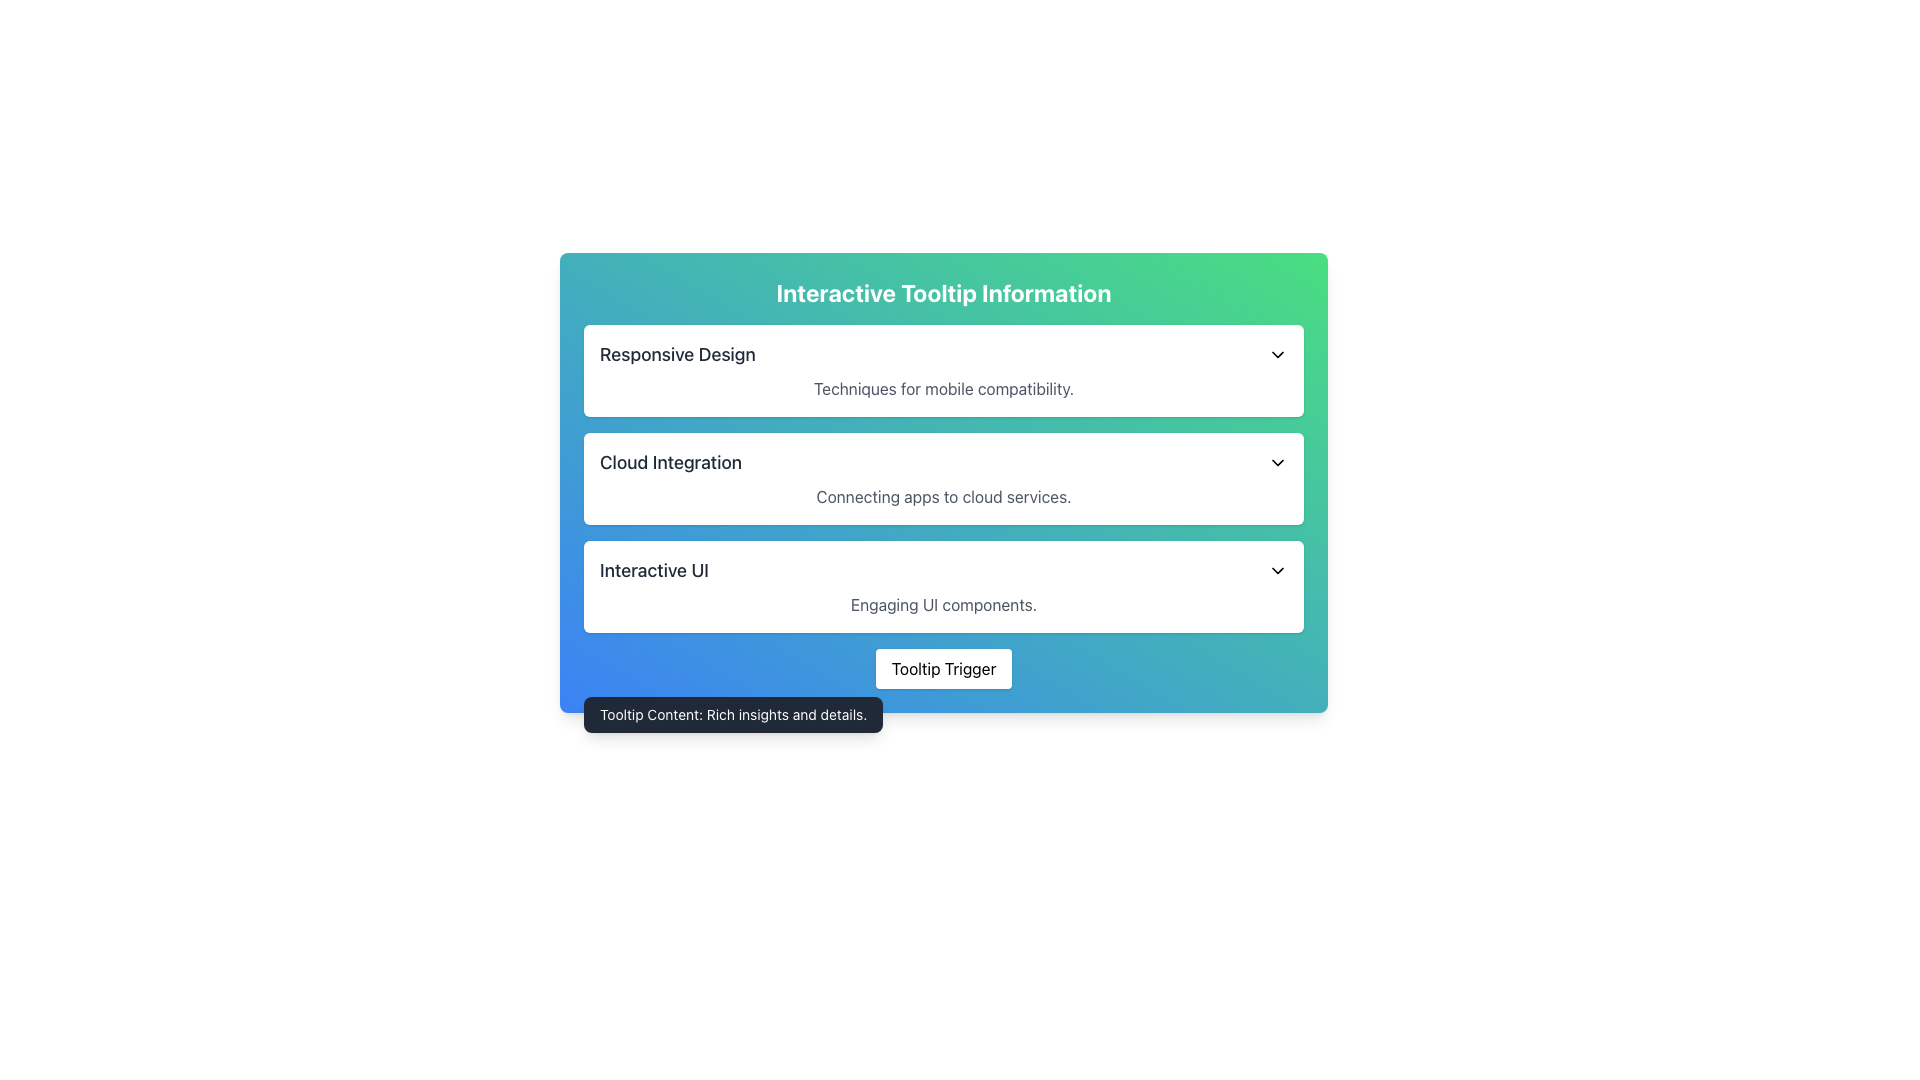 Image resolution: width=1920 pixels, height=1080 pixels. Describe the element at coordinates (1276, 570) in the screenshot. I see `the chevron-down icon located to the right of the 'Interactive UI' label` at that location.